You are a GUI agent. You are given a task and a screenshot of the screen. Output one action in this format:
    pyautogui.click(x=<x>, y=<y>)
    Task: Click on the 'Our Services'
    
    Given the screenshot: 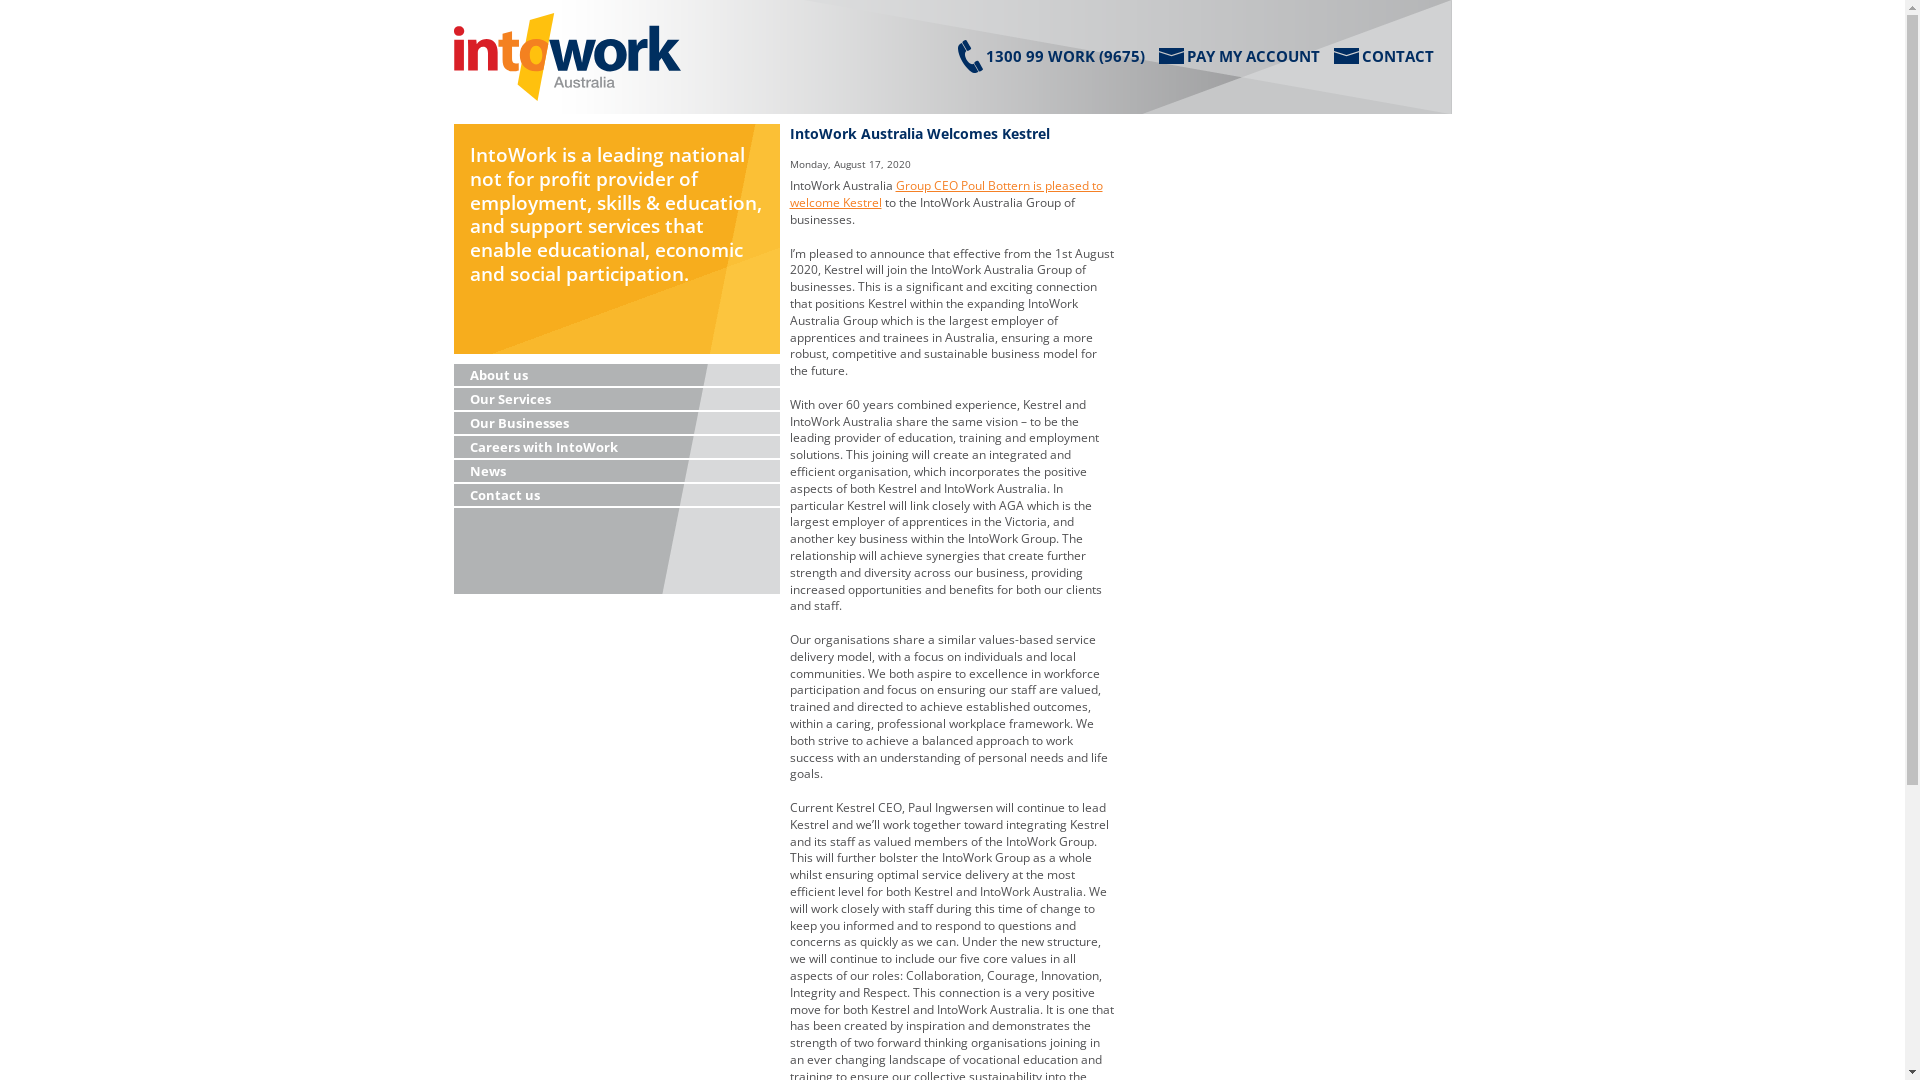 What is the action you would take?
    pyautogui.click(x=616, y=400)
    